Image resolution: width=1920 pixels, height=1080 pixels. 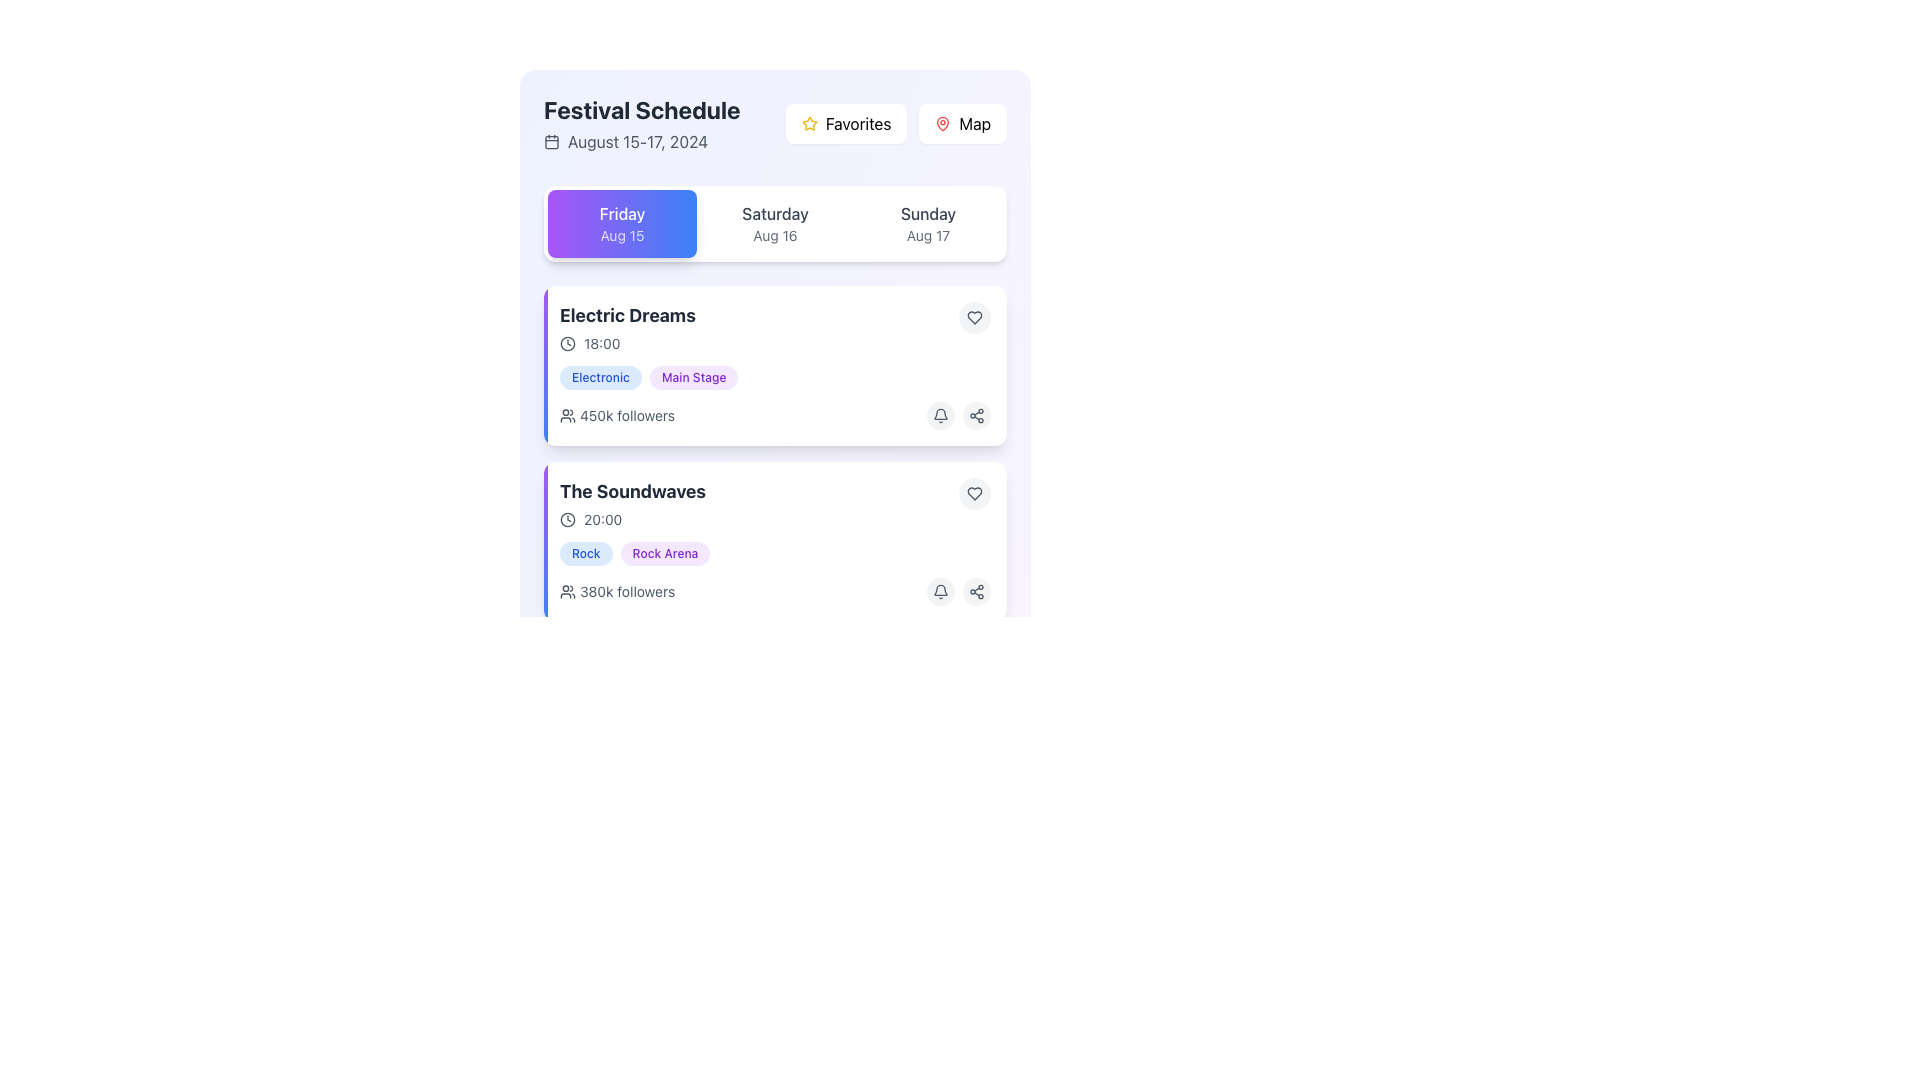 I want to click on the clock icon that symbolizes the time for the event 'The Soundwaves', located to the left of the text '20:00', so click(x=566, y=519).